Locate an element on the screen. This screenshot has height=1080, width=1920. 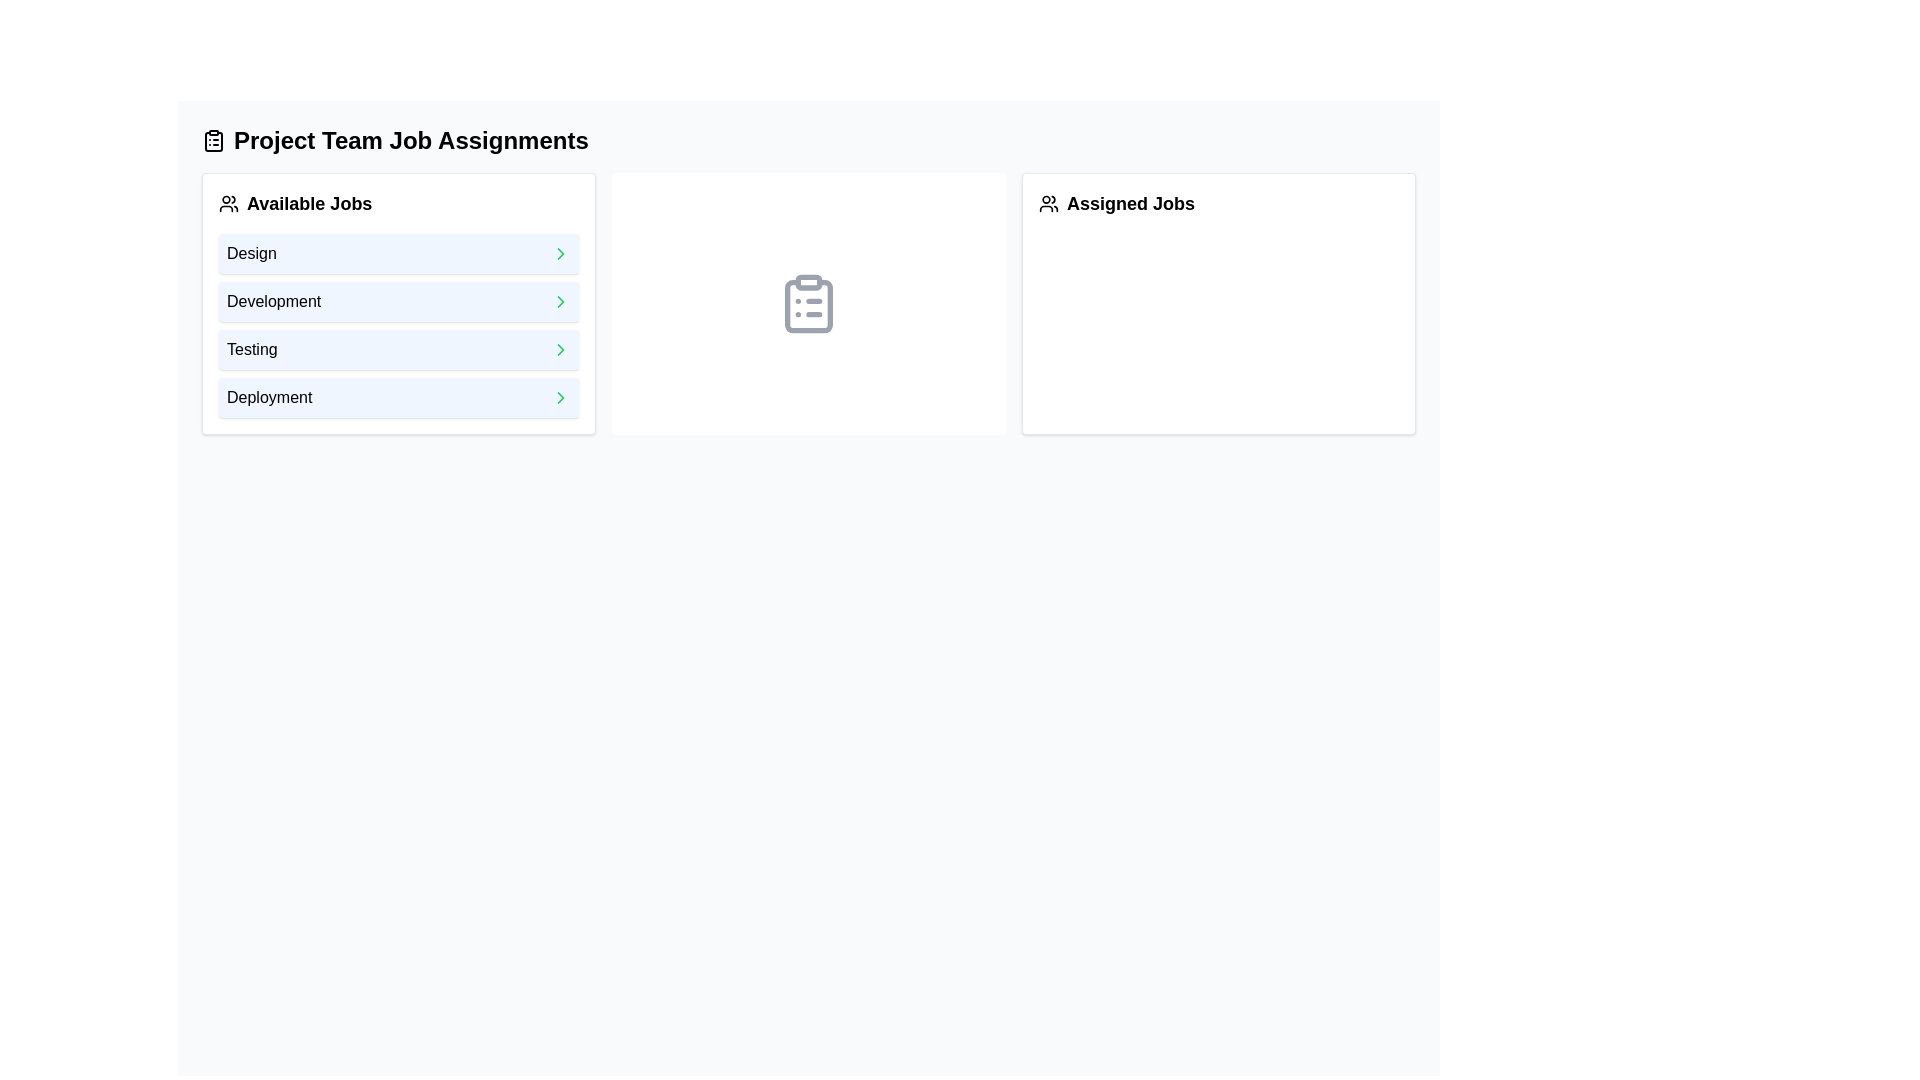
the icon that resembles a group of people, positioned to the left of the text 'Available Jobs' in the top-left section of the page is located at coordinates (229, 204).